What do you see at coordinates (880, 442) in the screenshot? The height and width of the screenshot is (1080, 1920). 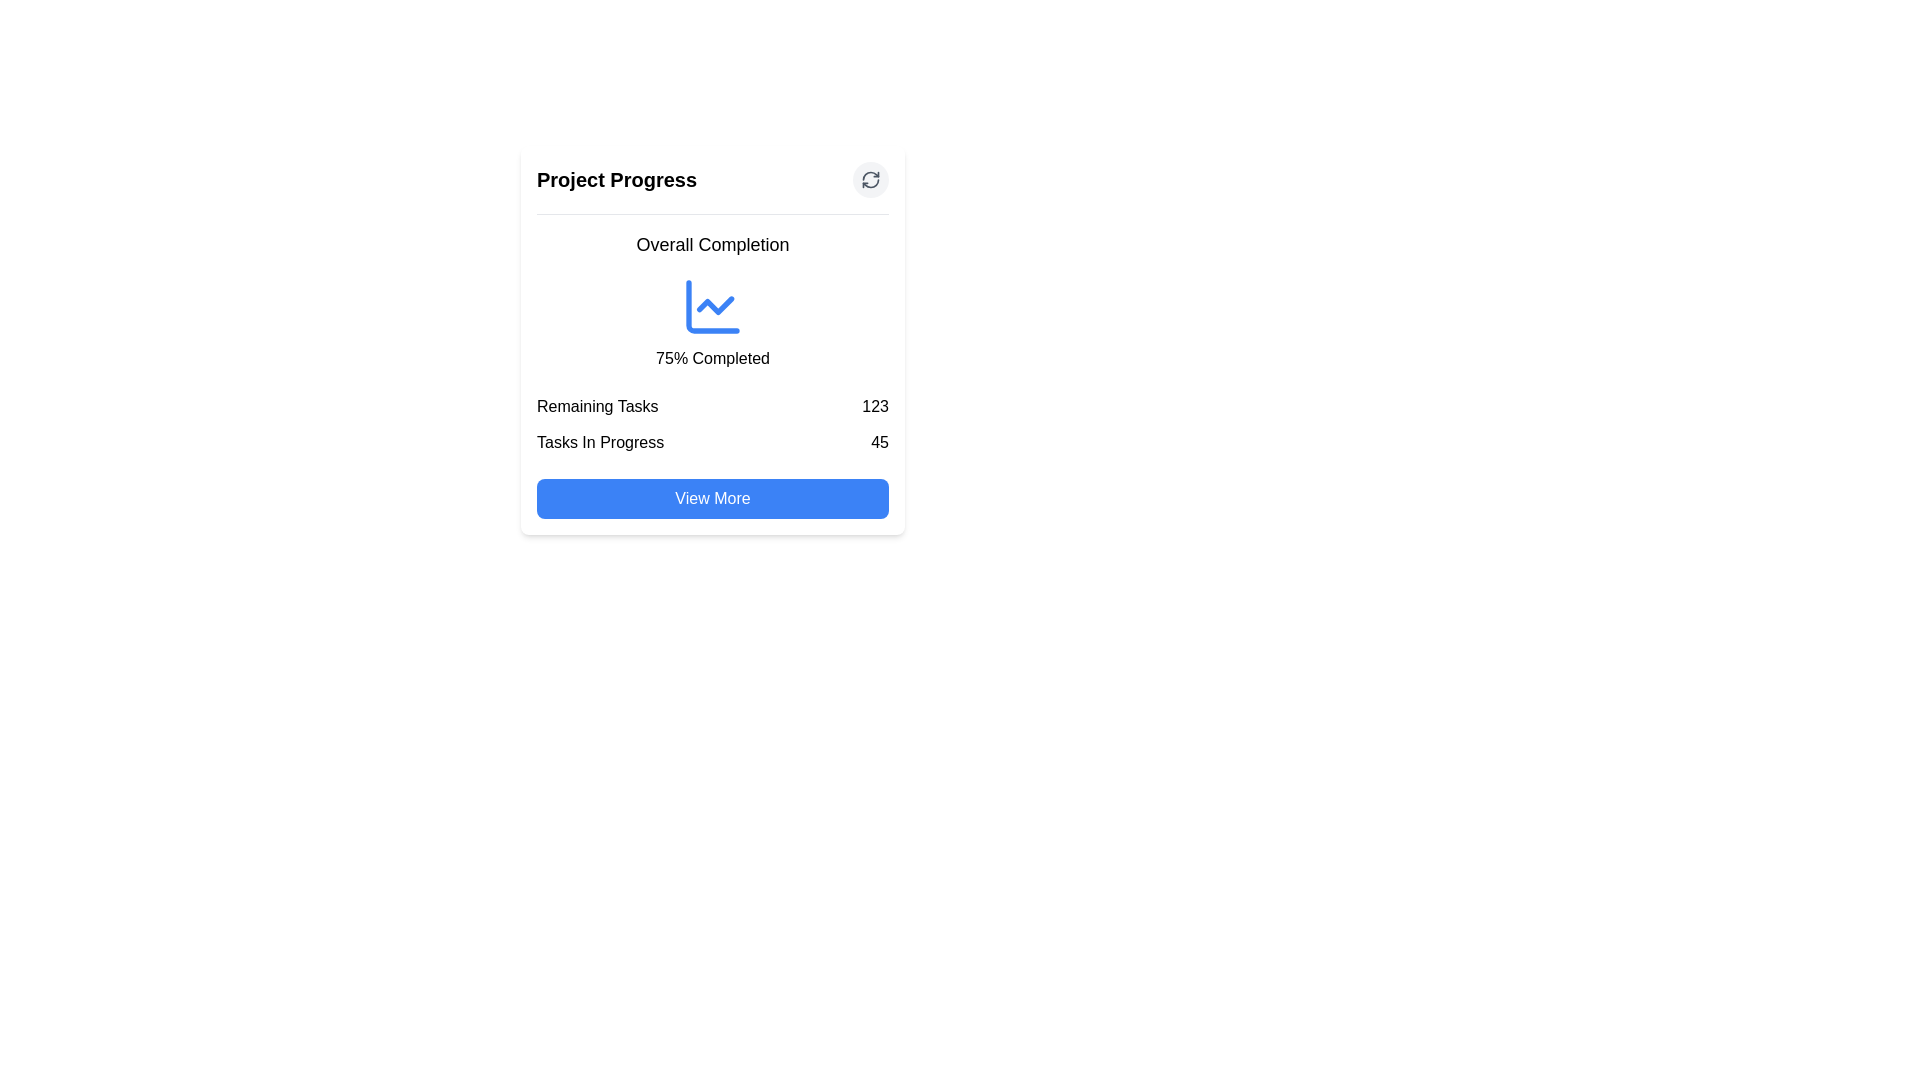 I see `numerical value '45' displayed in the Label/Text indicating the quantity of tasks currently in progress, located in the lower-right section of the 'Project Progress' card, adjacent to 'Tasks In Progress'` at bounding box center [880, 442].